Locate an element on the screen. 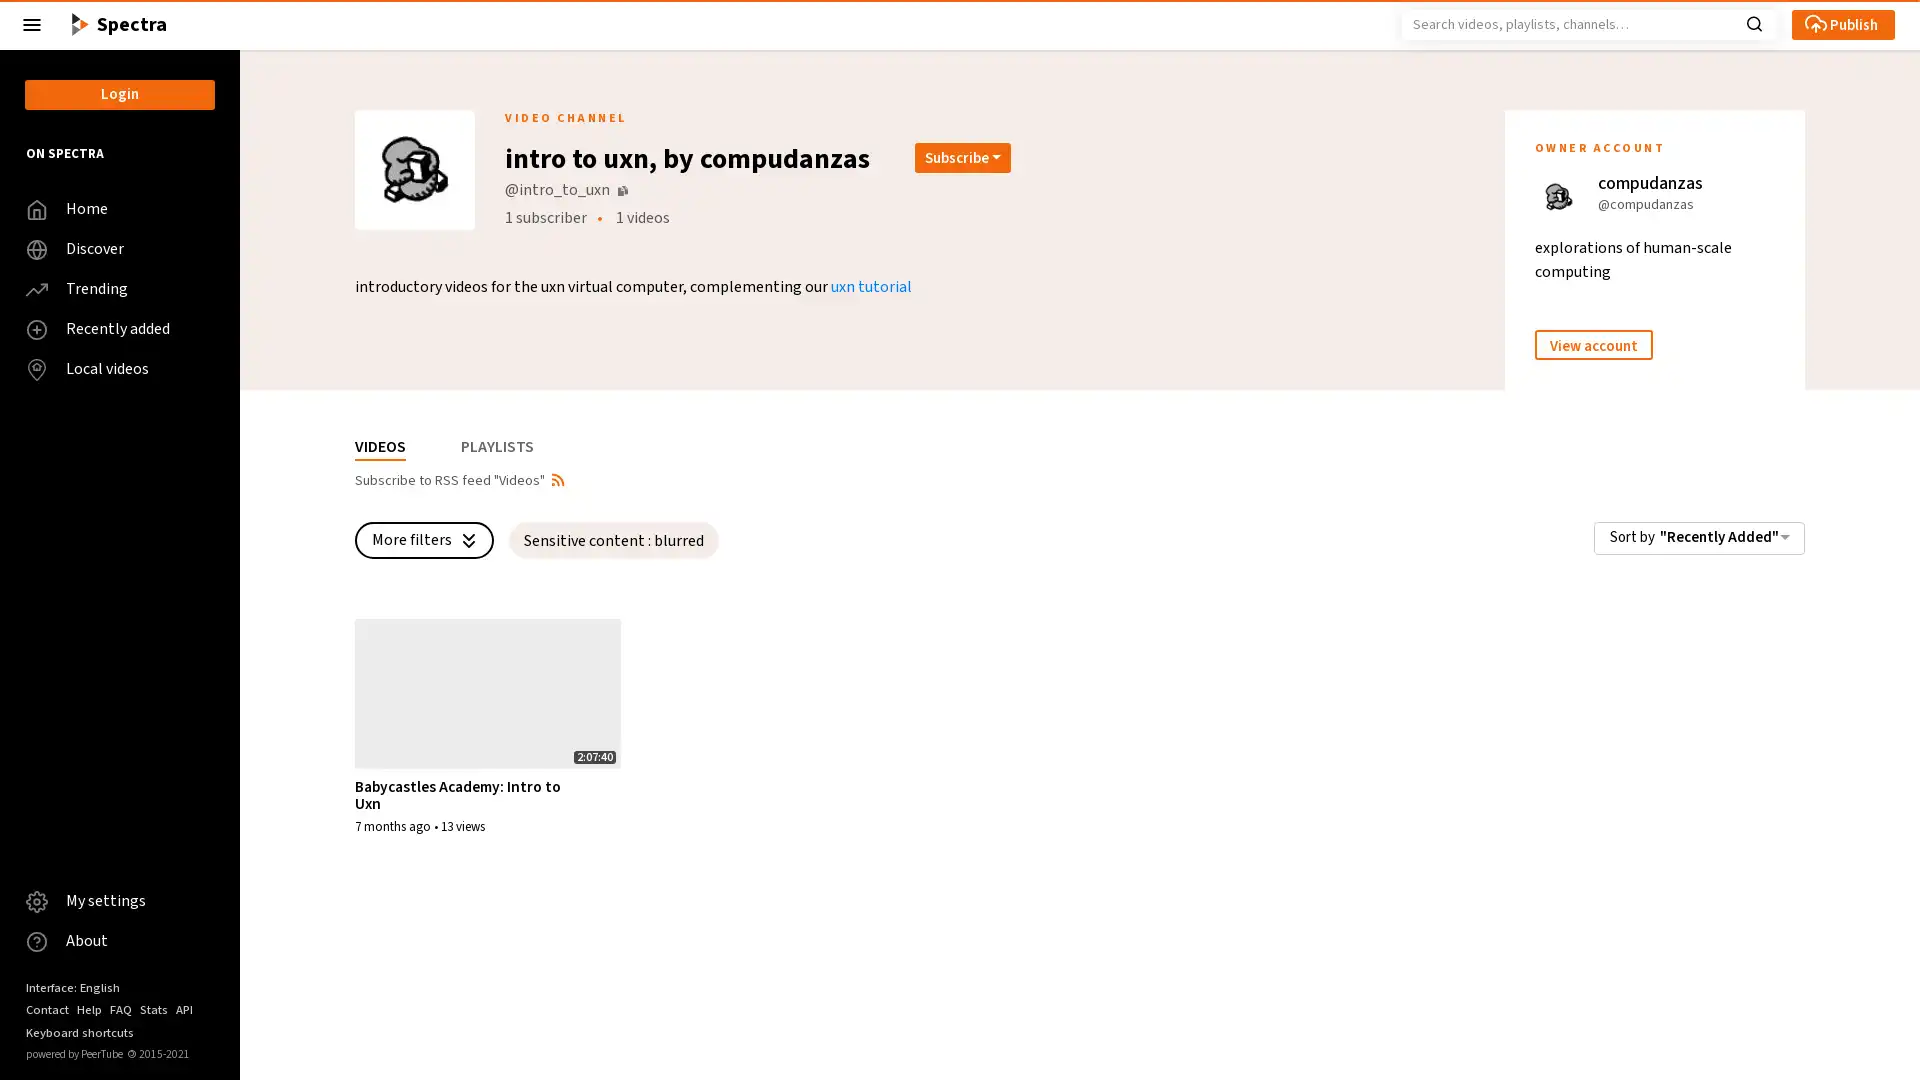  Search is located at coordinates (1753, 22).